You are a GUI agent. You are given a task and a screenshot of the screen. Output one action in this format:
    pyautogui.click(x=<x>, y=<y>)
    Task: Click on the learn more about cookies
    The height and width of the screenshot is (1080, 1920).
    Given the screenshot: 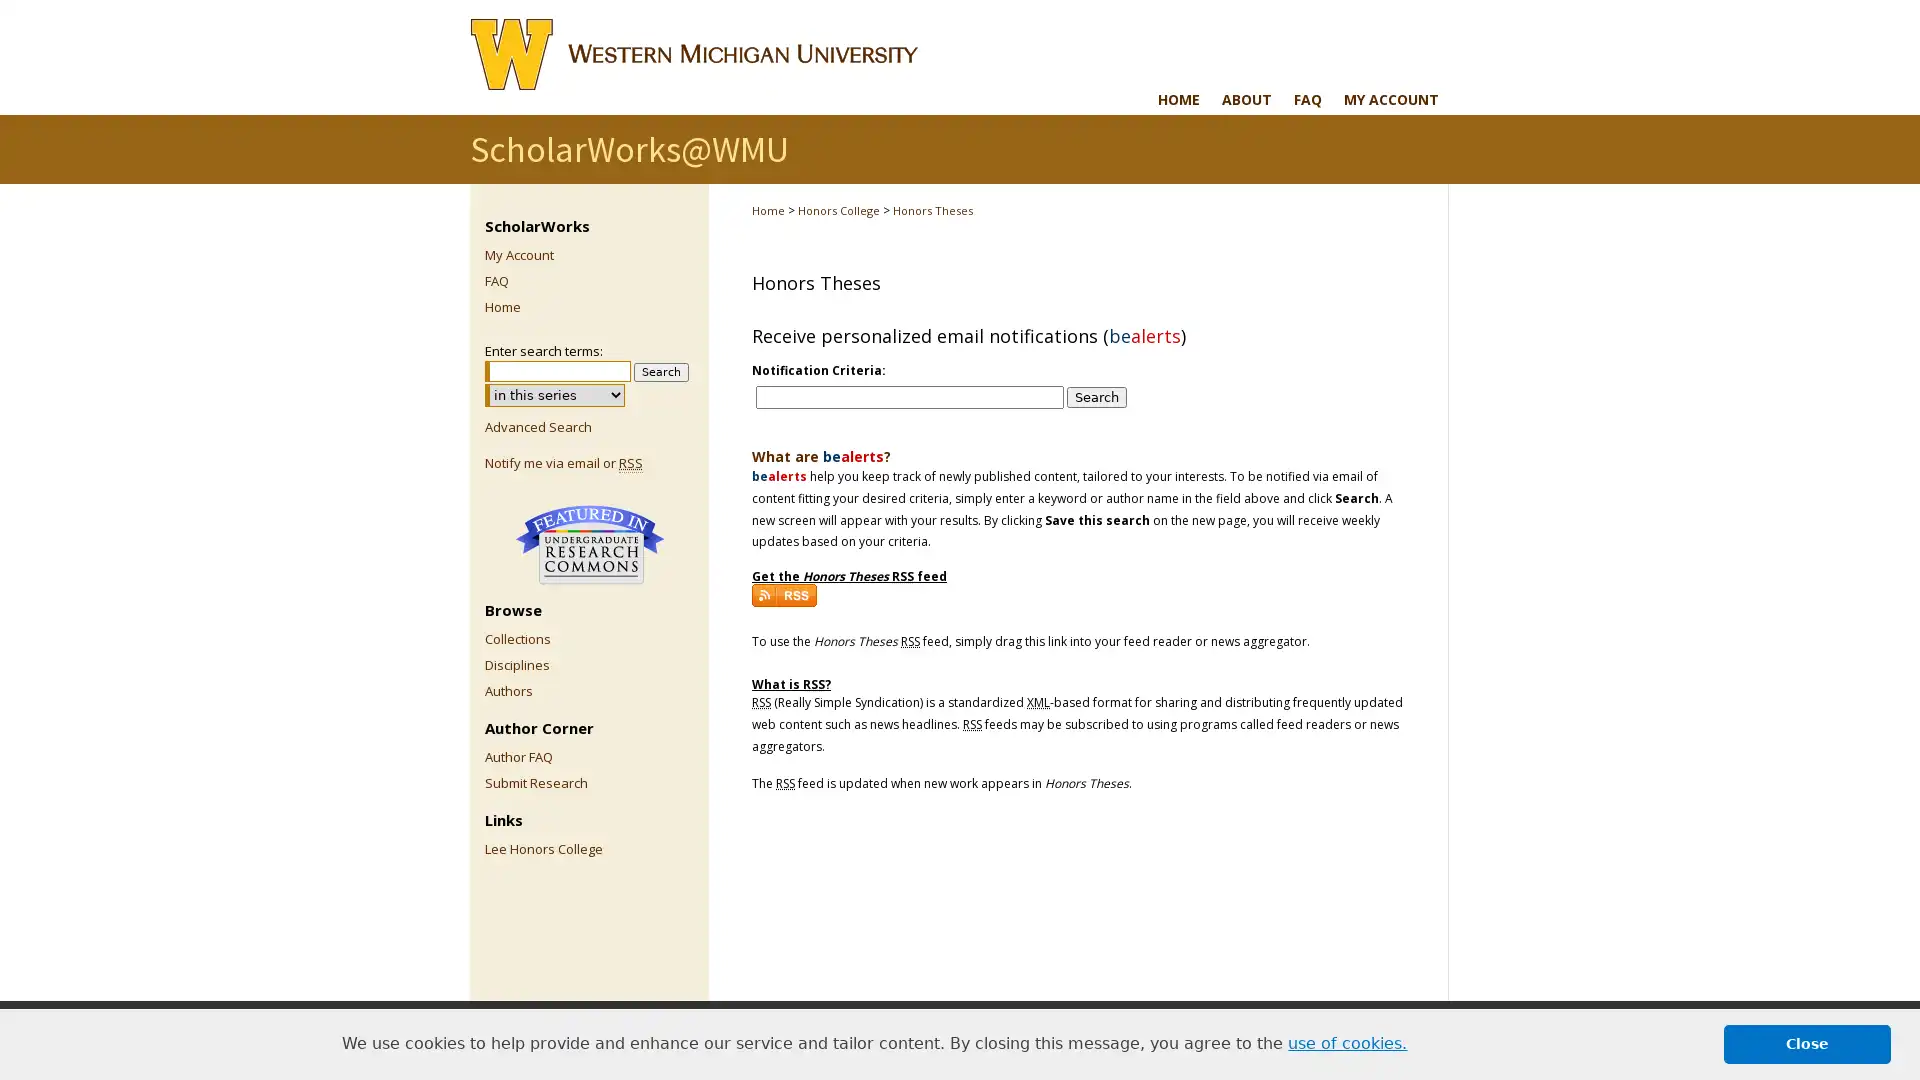 What is the action you would take?
    pyautogui.click(x=1347, y=1043)
    